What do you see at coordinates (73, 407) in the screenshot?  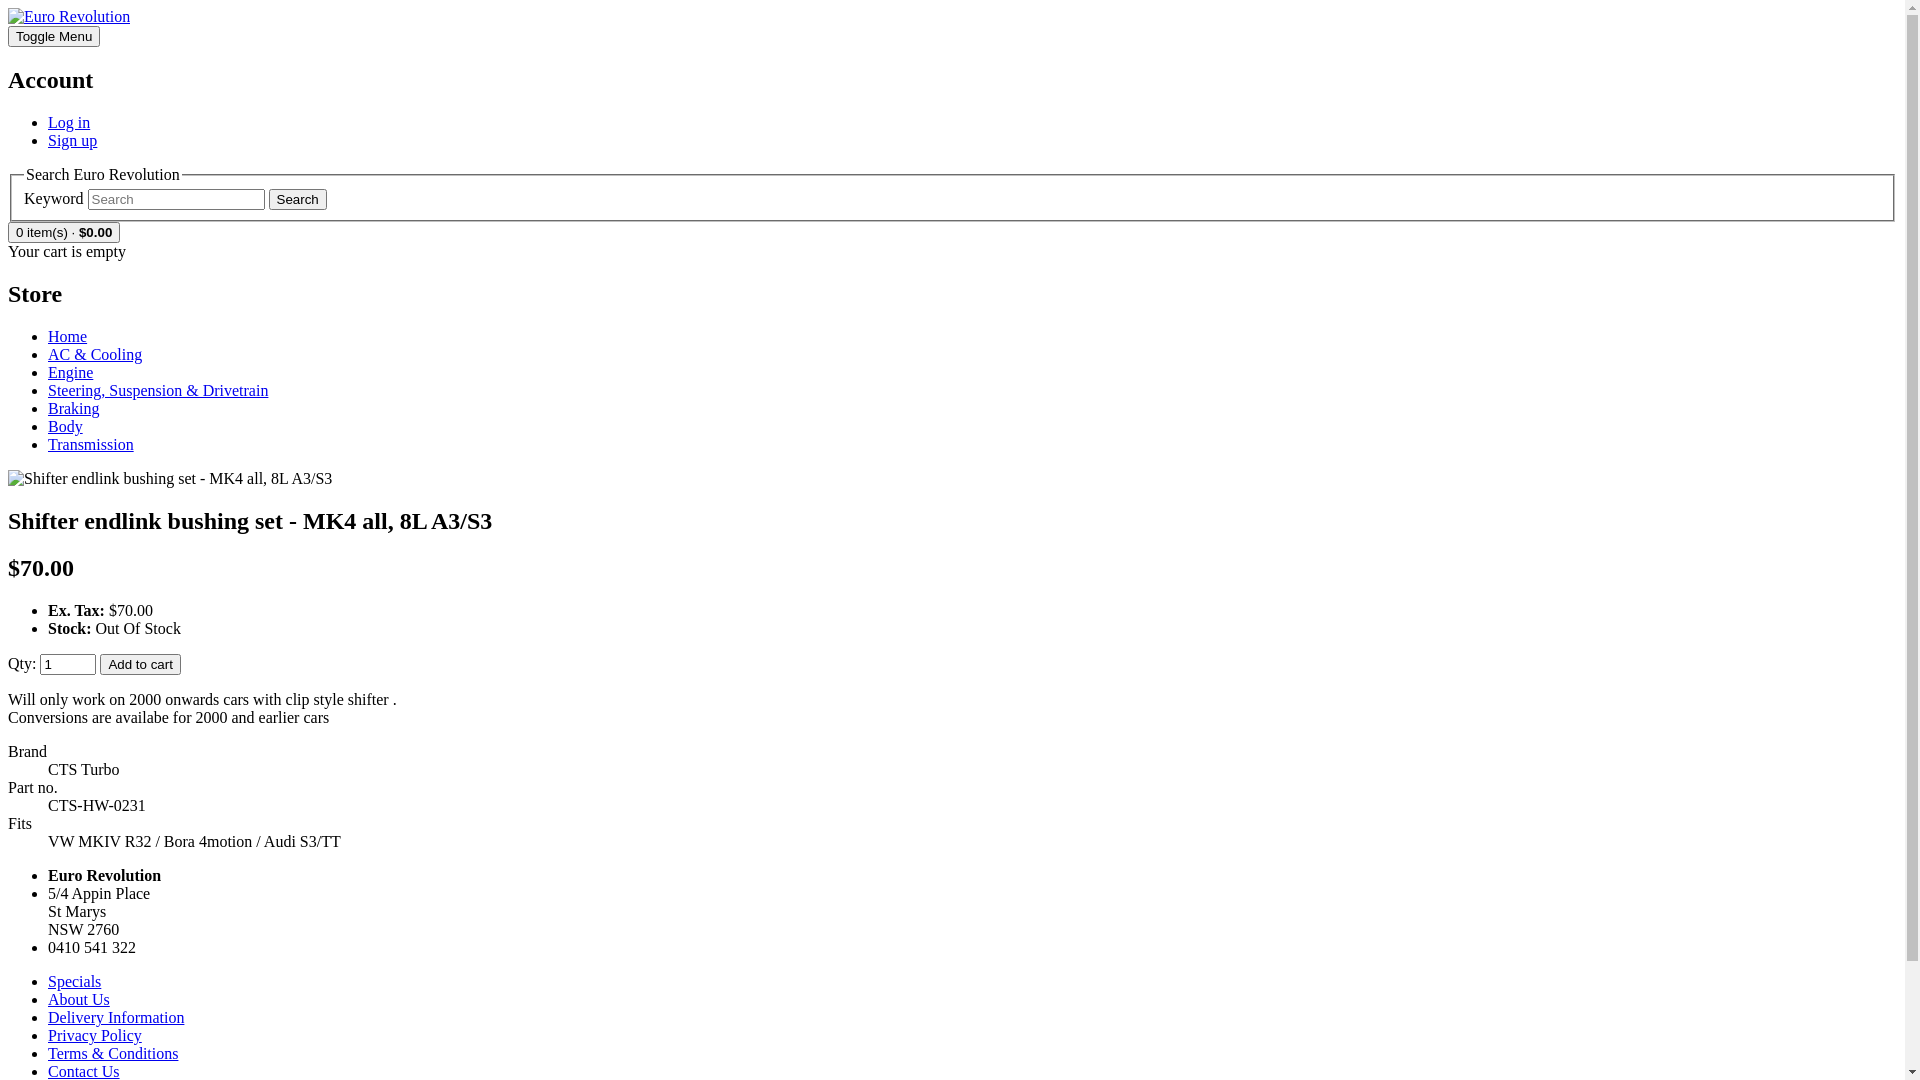 I see `'Braking'` at bounding box center [73, 407].